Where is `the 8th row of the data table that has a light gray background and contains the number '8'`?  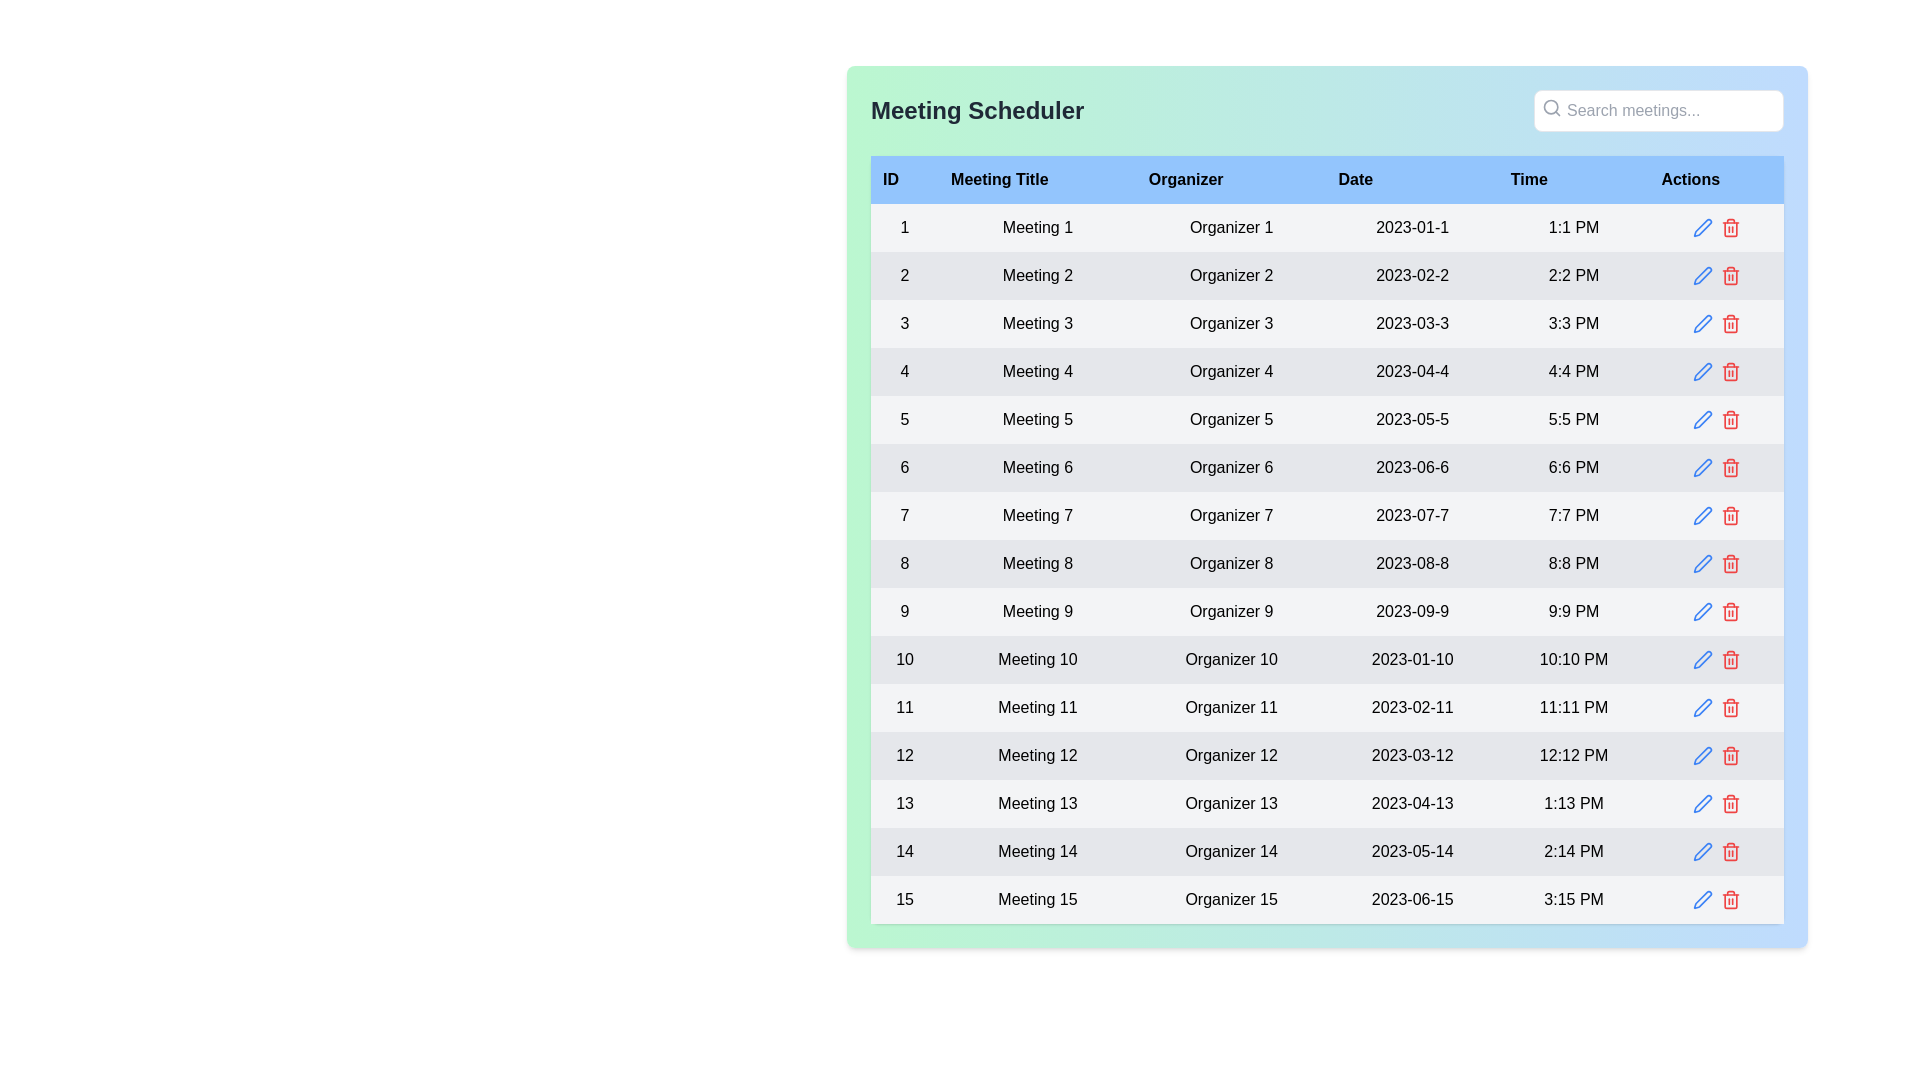
the 8th row of the data table that has a light gray background and contains the number '8' is located at coordinates (1327, 563).